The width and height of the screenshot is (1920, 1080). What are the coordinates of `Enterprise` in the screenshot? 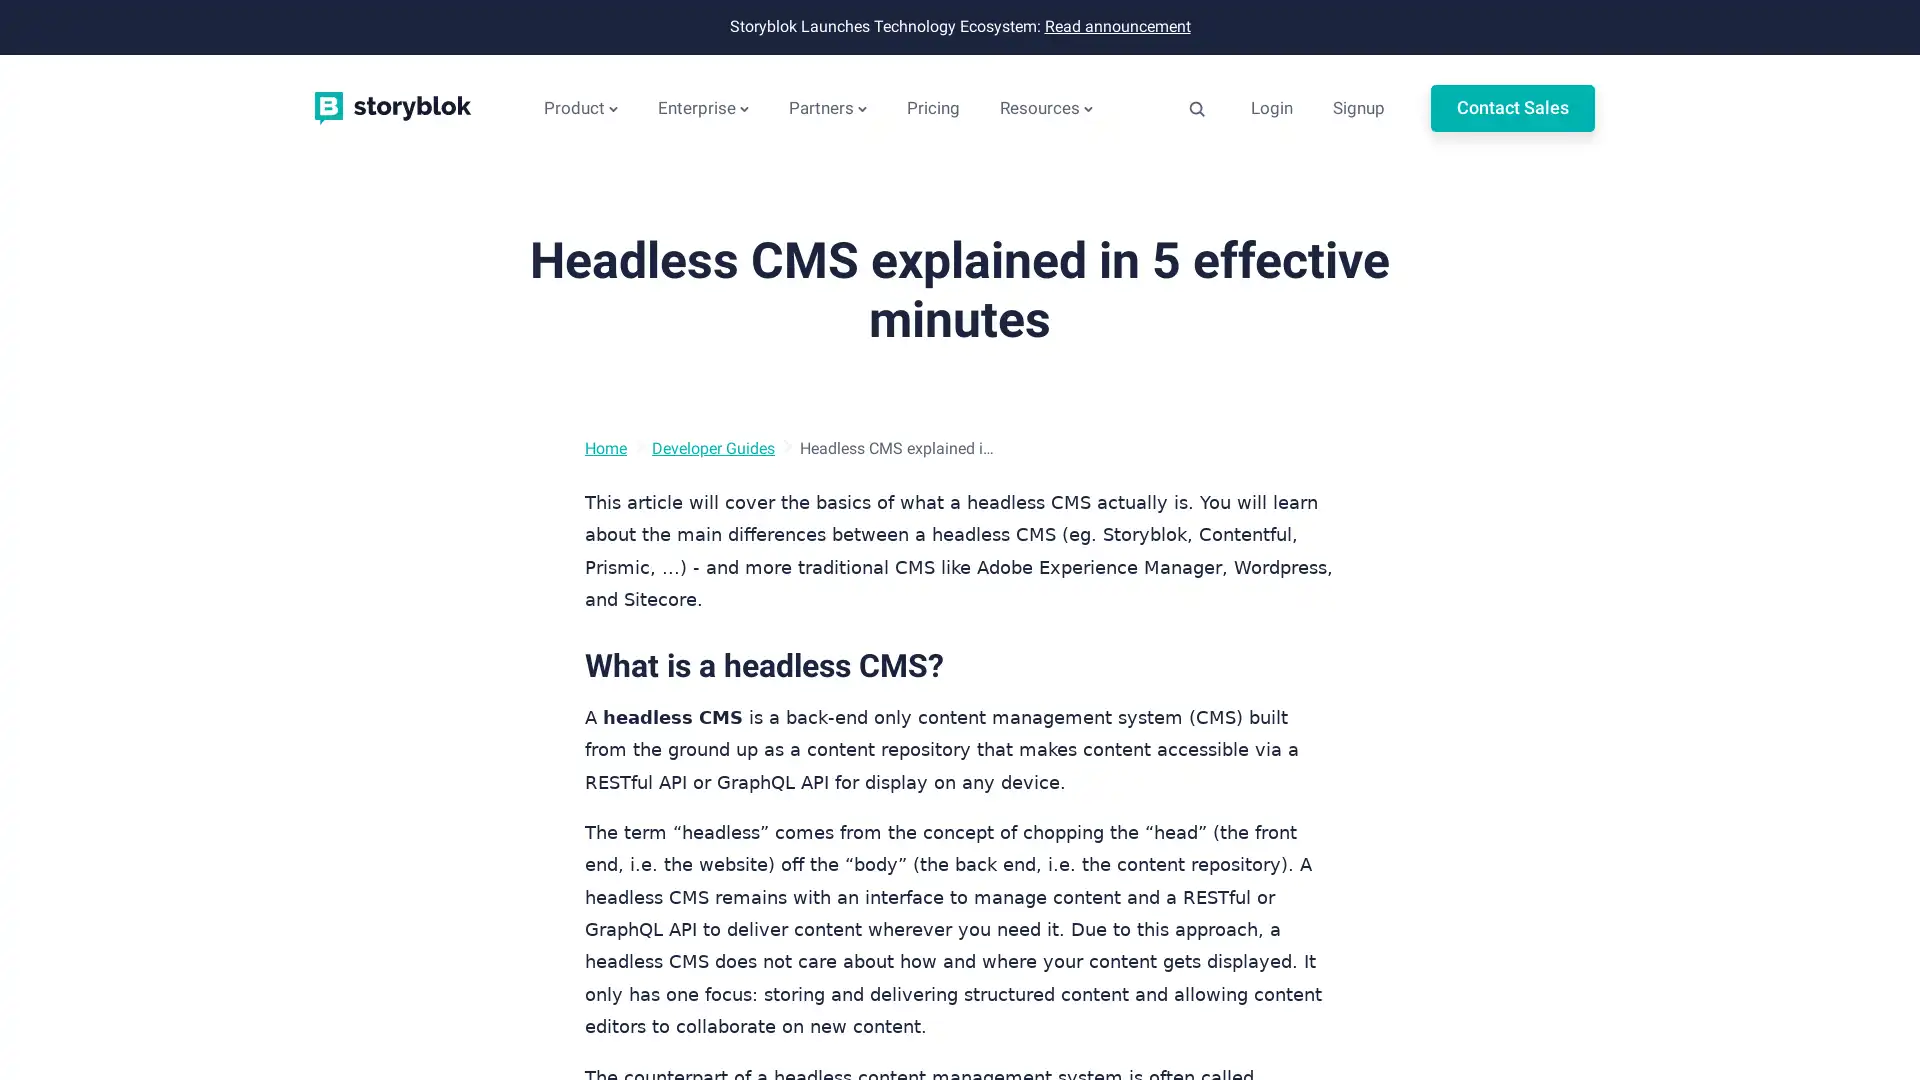 It's located at (703, 108).